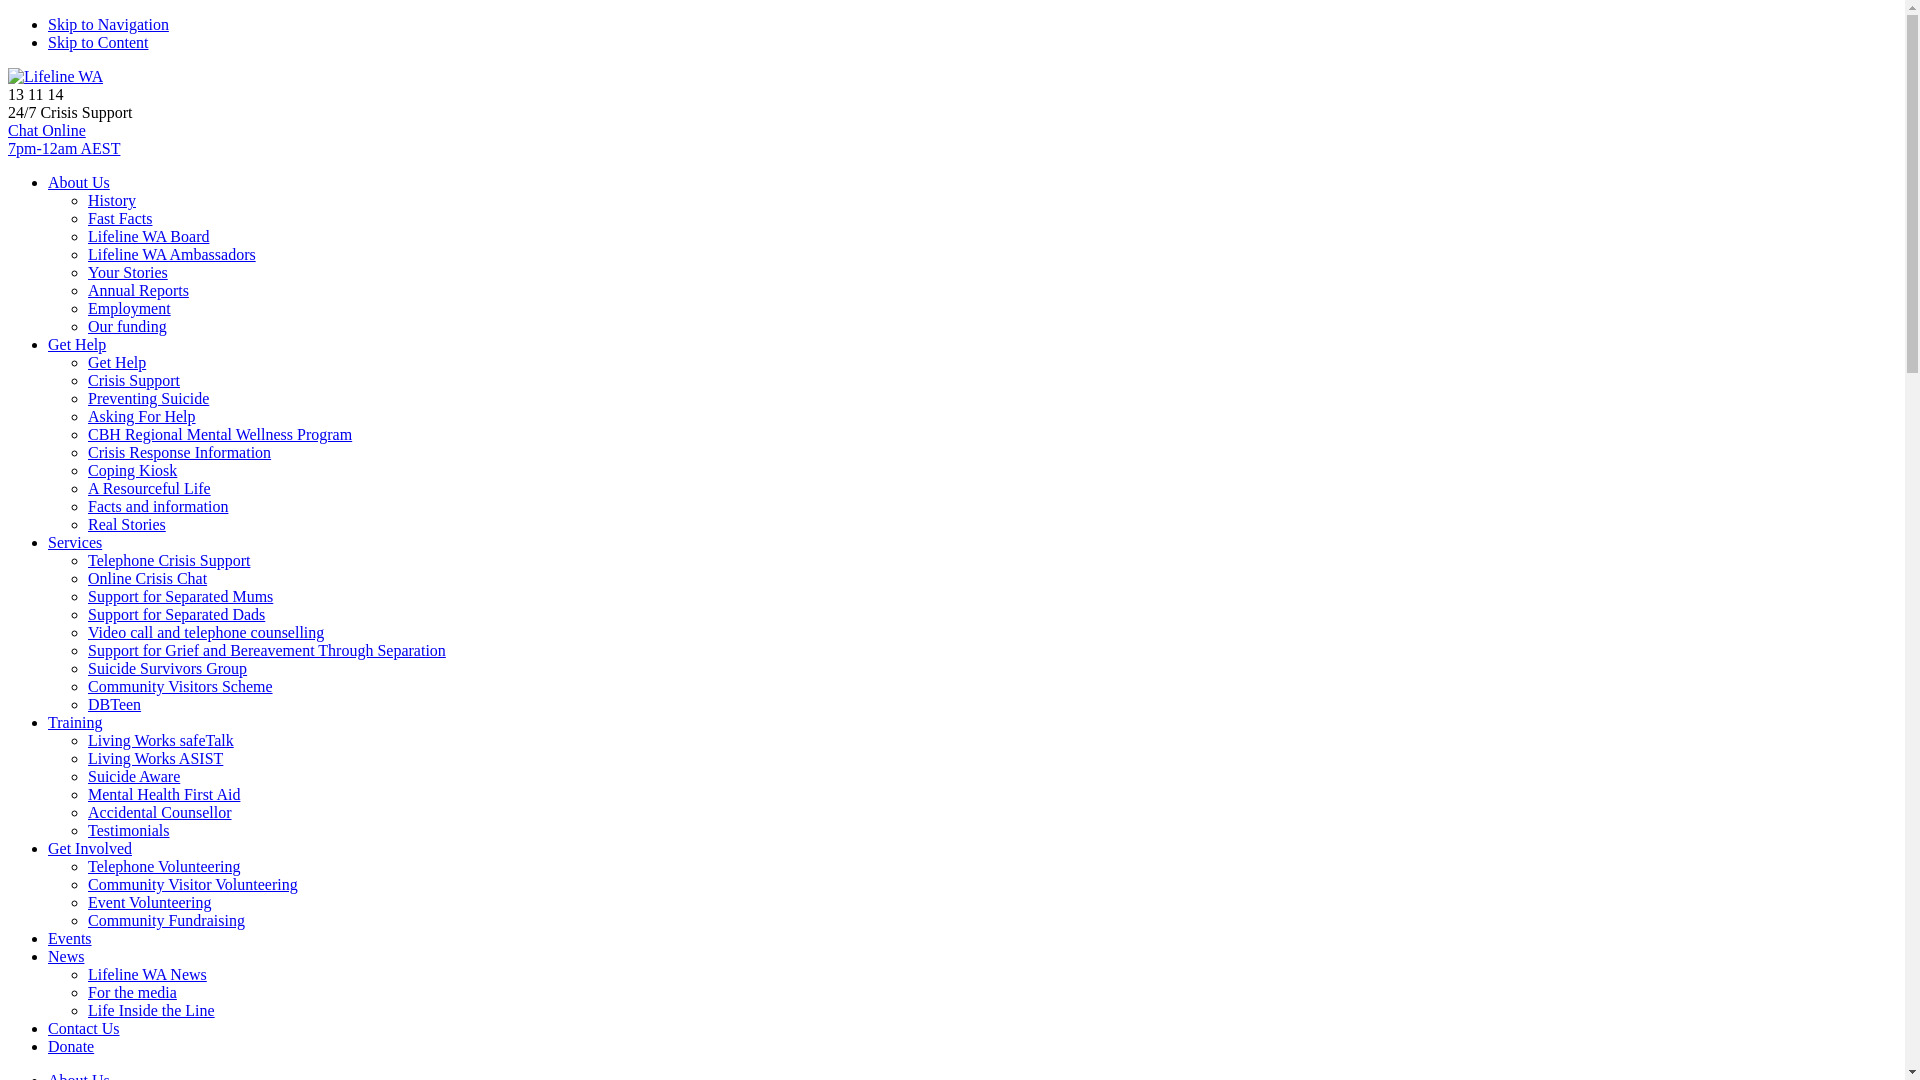  Describe the element at coordinates (266, 650) in the screenshot. I see `'Support for Grief and Bereavement Through Separation'` at that location.